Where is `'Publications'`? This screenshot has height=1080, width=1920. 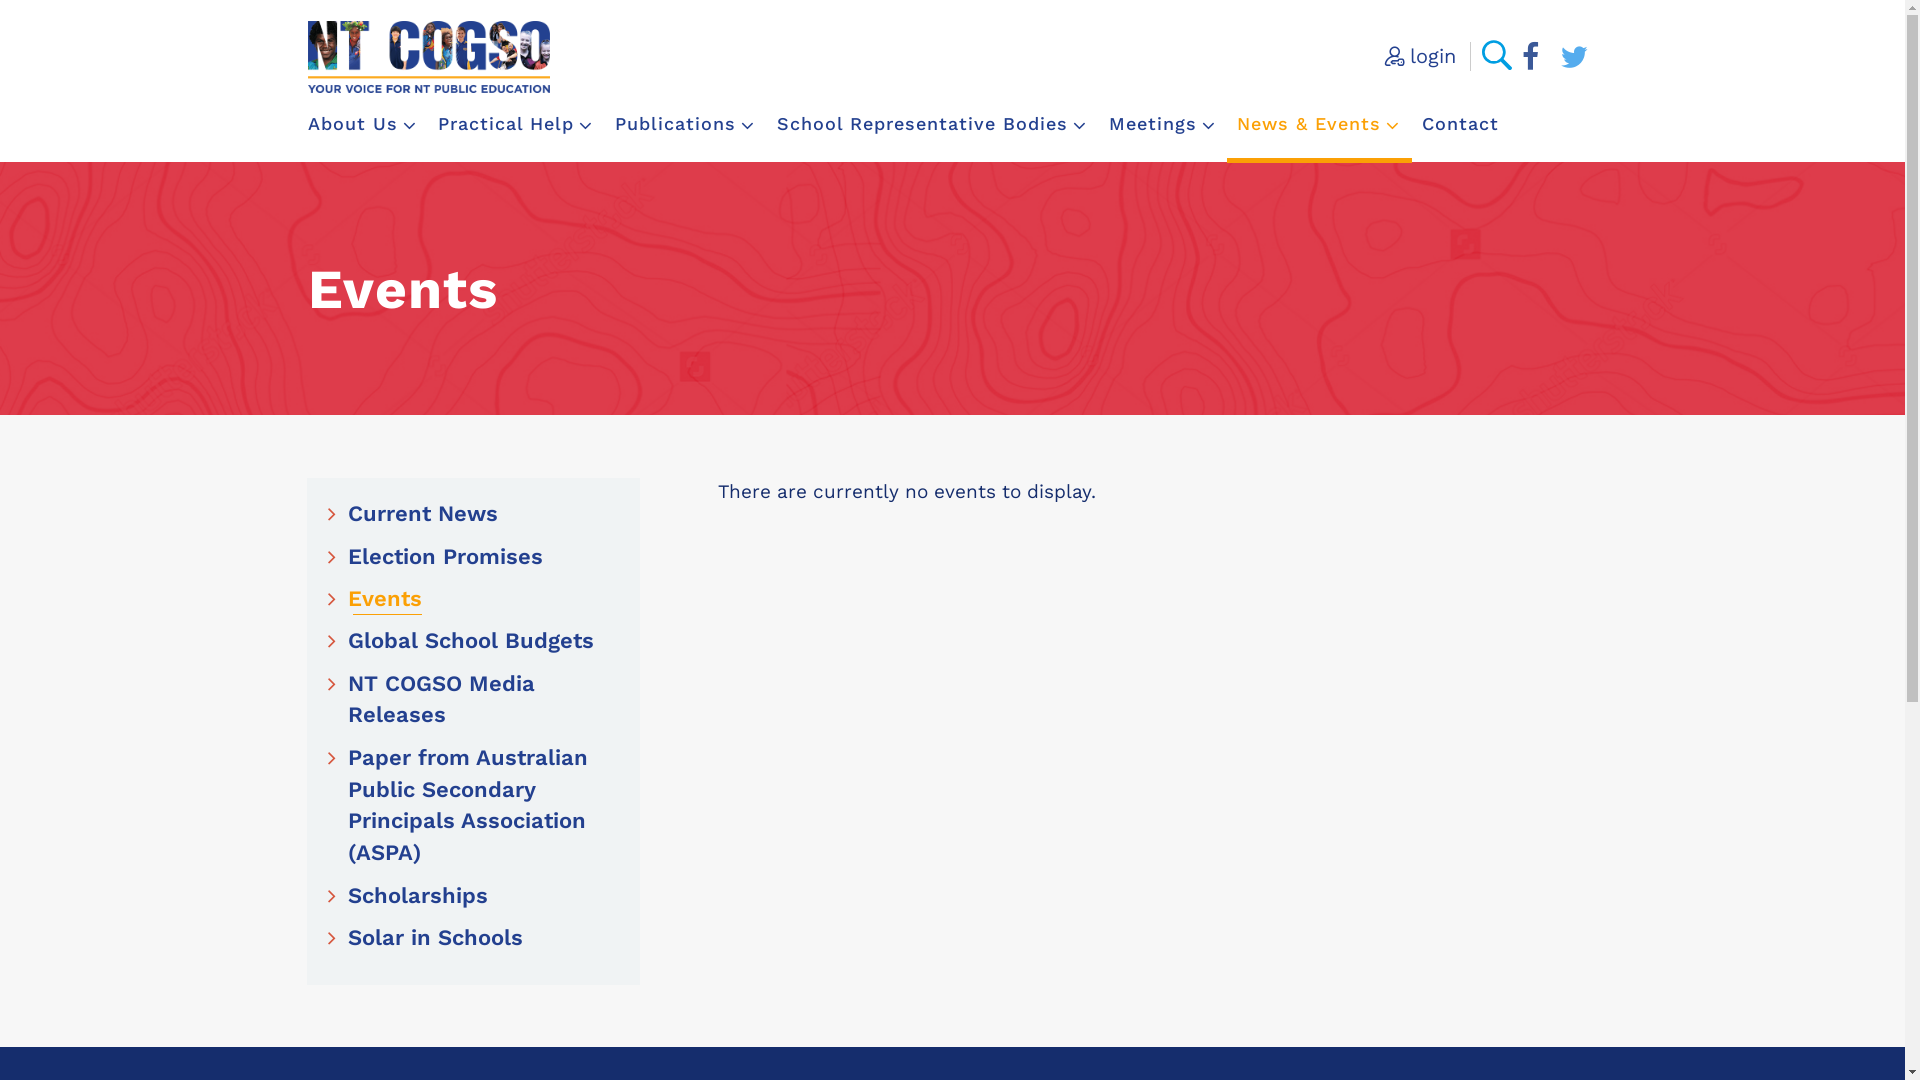
'Publications' is located at coordinates (685, 123).